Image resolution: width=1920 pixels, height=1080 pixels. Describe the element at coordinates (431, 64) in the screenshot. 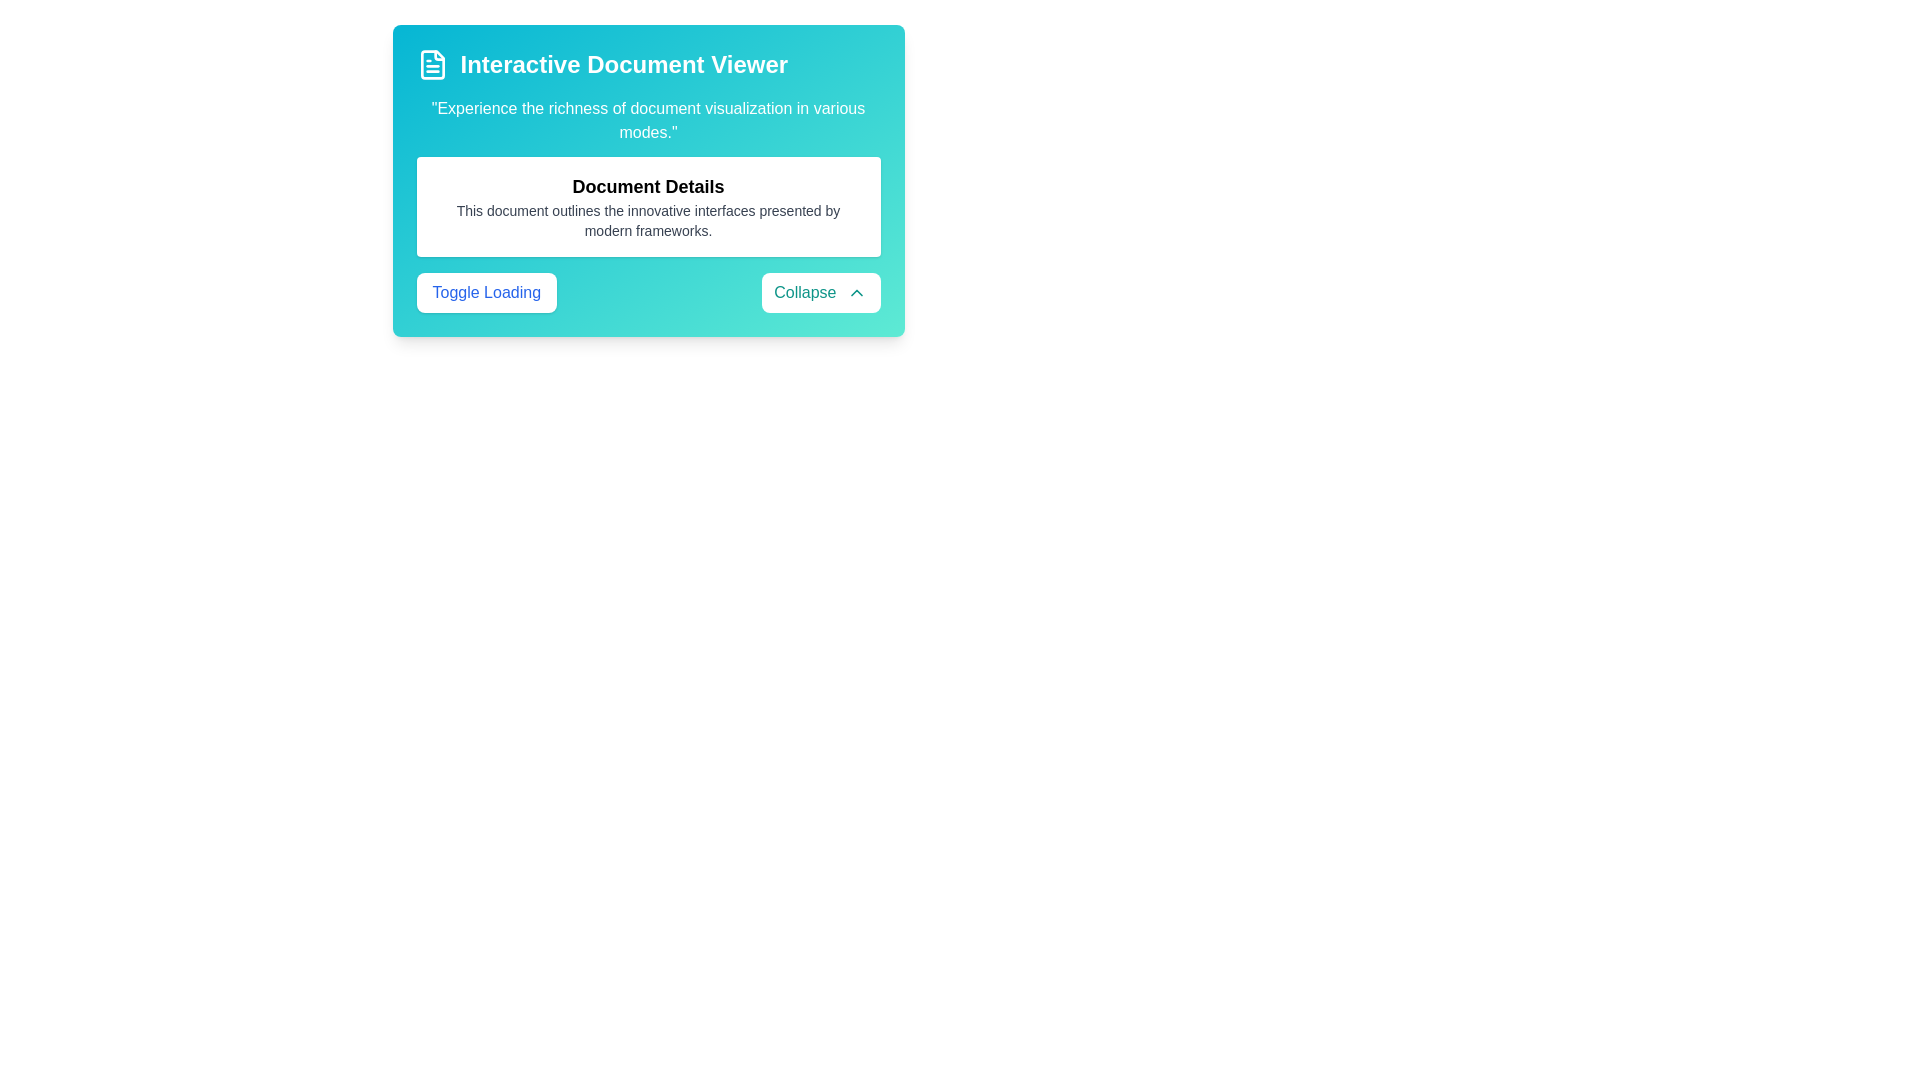

I see `the first Graphical Icon (SVG) representing a document or file, located near the top-left corner of the interactive document viewer interface` at that location.